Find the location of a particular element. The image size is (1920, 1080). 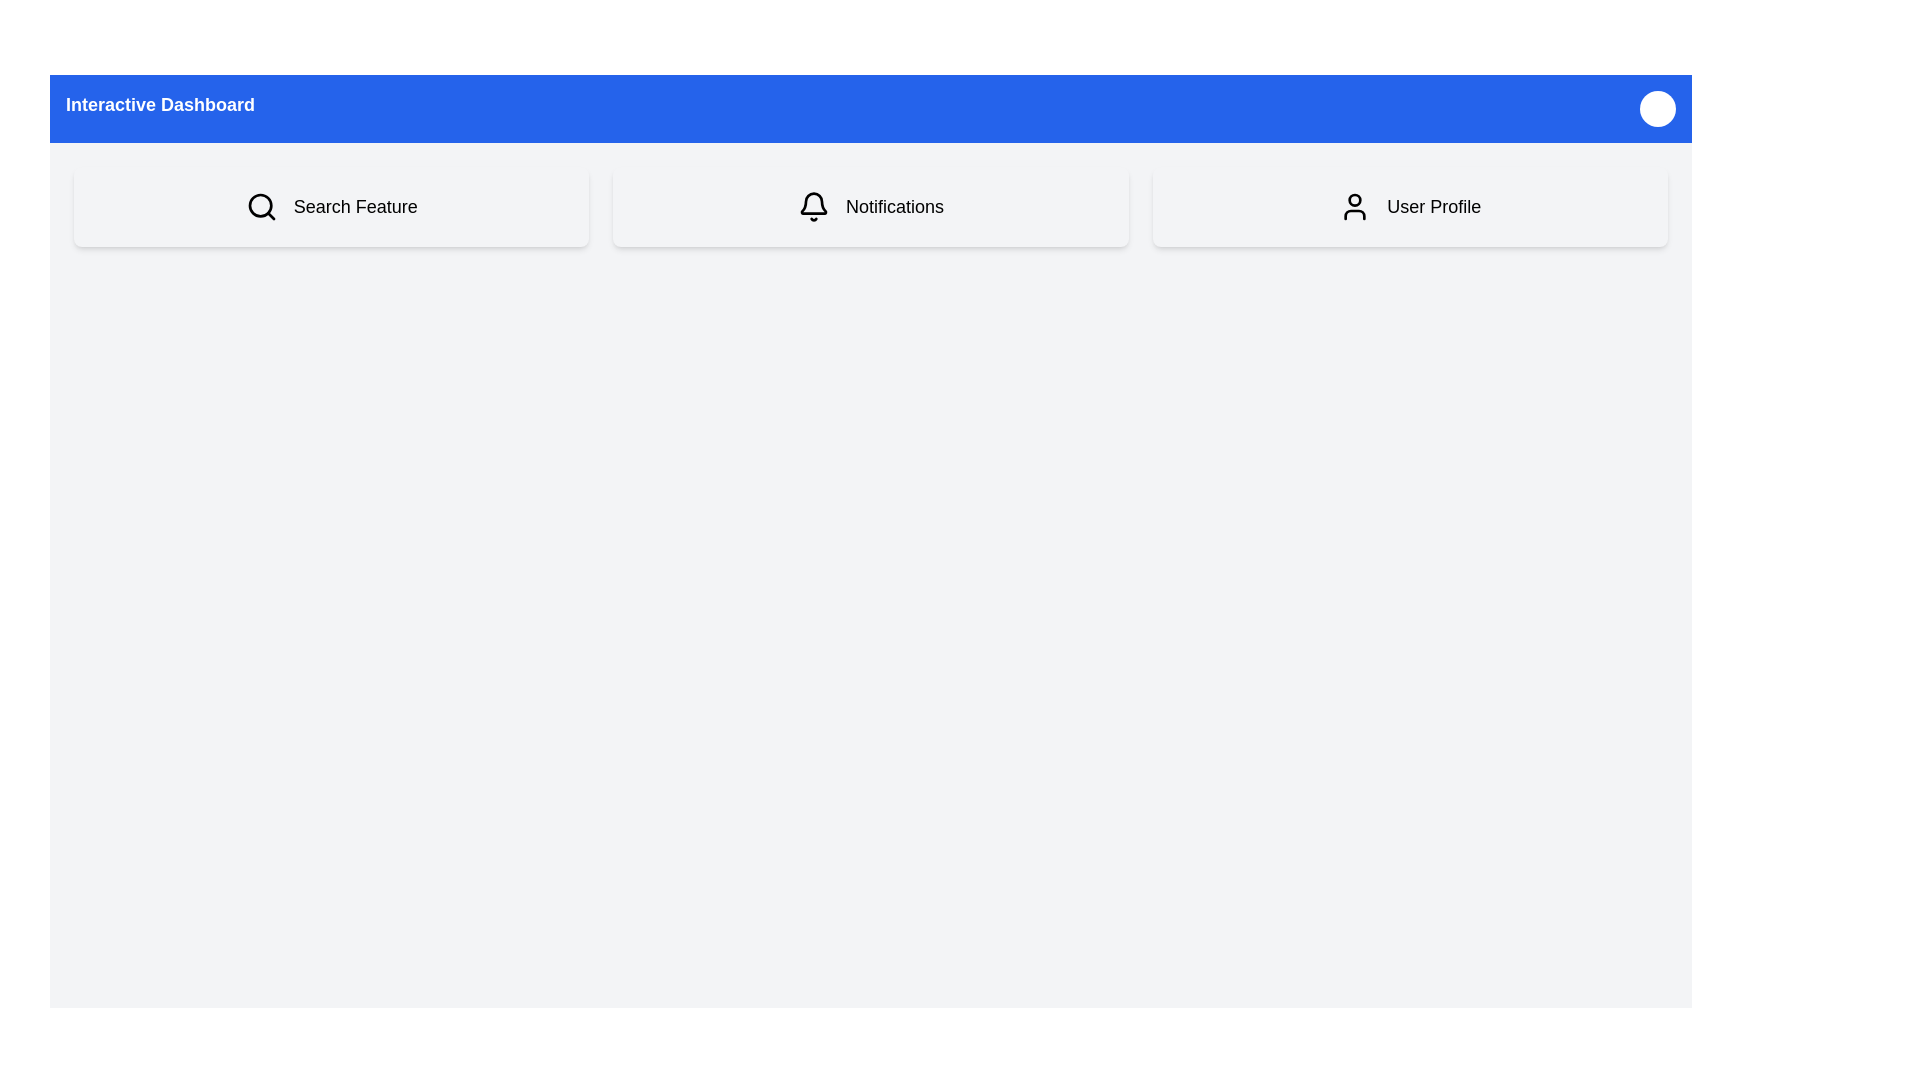

the notifications section by clicking on the bell-shaped SVG icon within the Notifications card, which is the second option below the blue navigation bar is located at coordinates (813, 203).